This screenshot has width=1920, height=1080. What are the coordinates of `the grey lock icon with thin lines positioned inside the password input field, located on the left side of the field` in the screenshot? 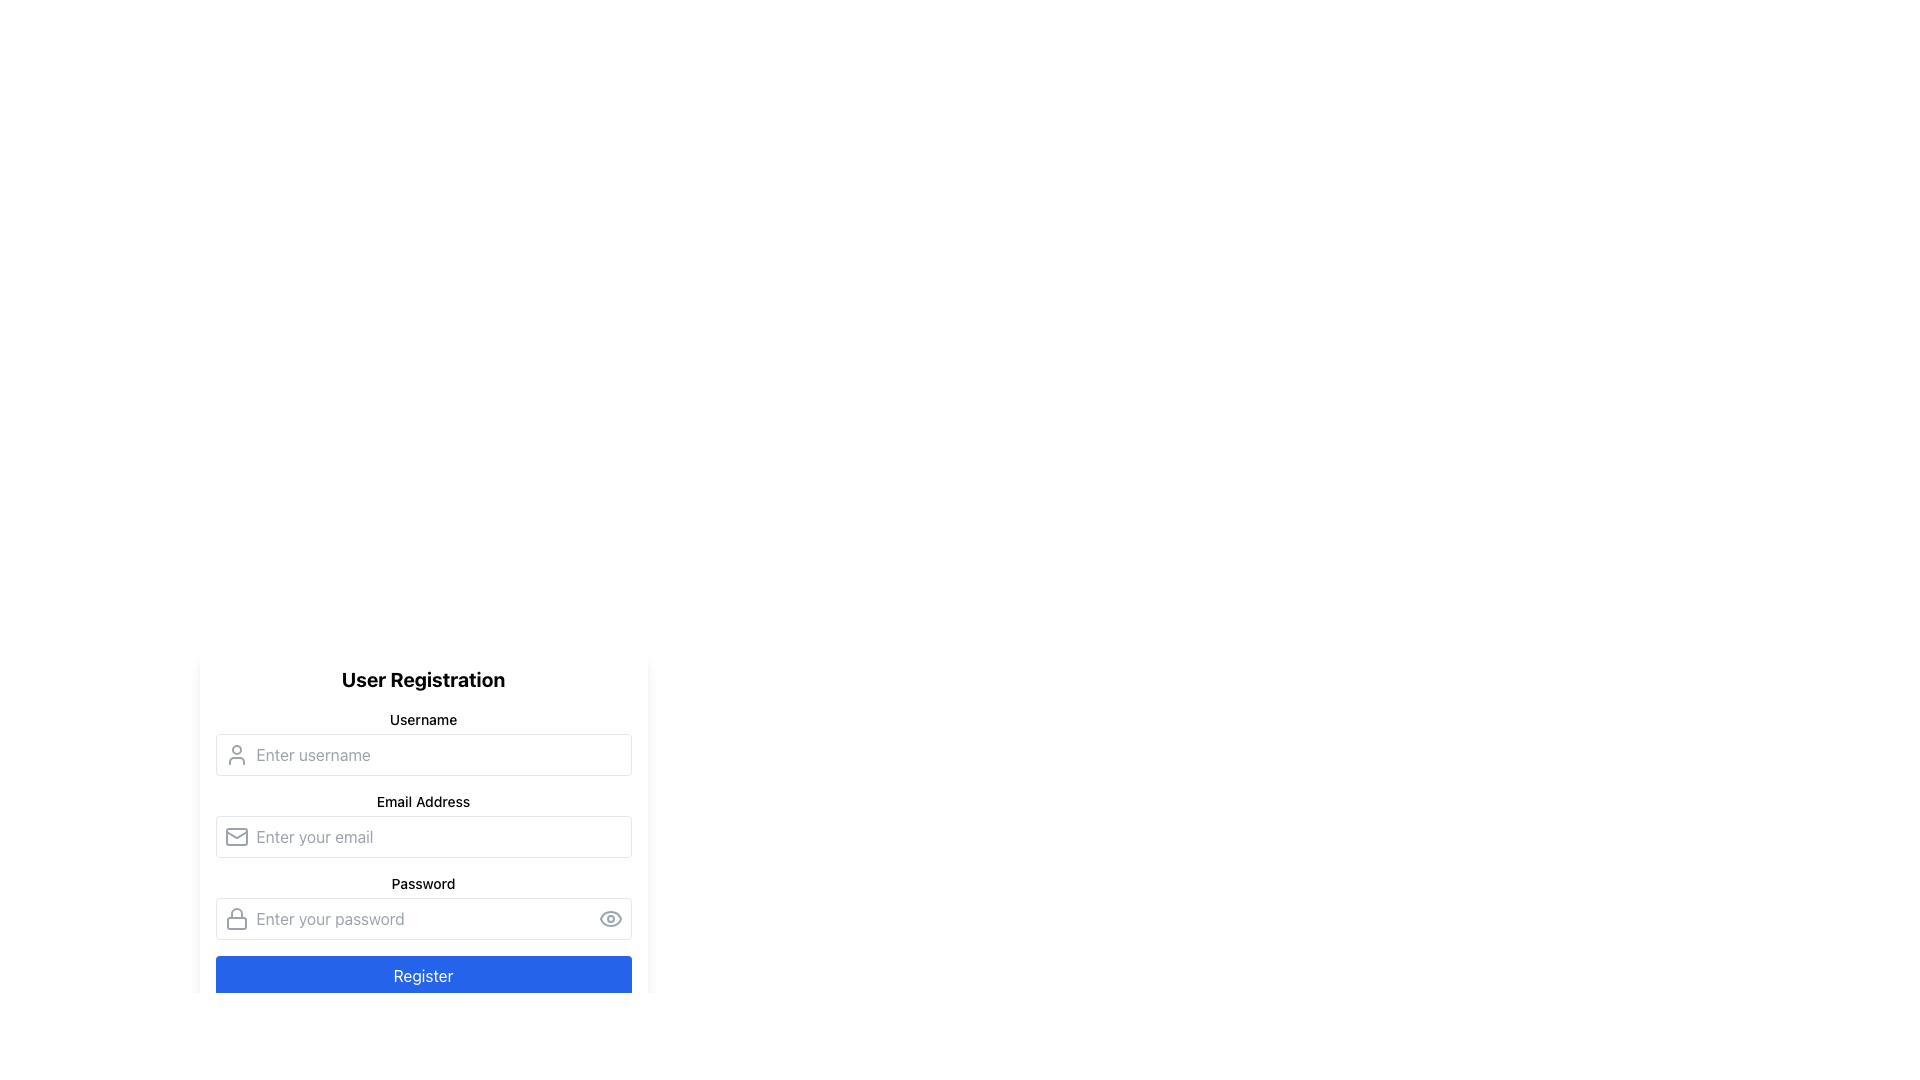 It's located at (236, 918).